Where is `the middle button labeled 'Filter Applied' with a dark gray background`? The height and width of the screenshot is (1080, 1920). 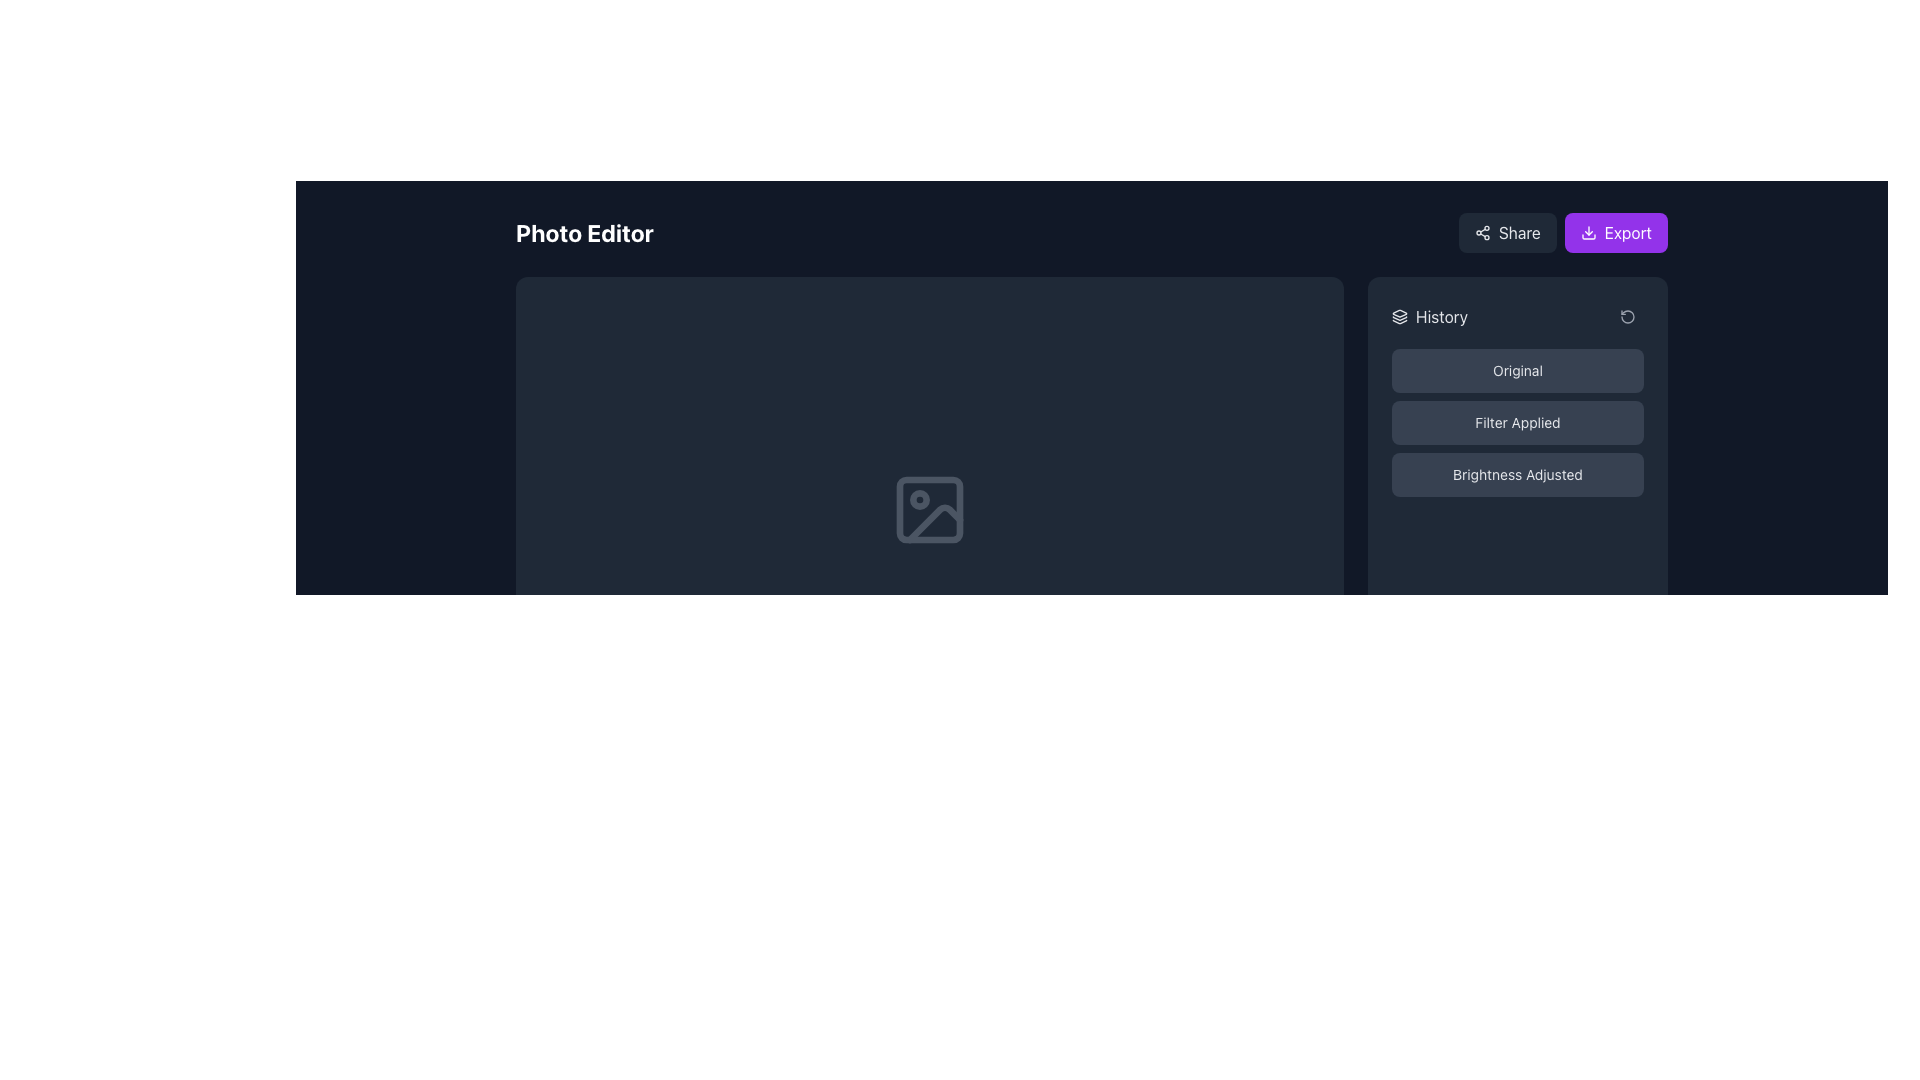
the middle button labeled 'Filter Applied' with a dark gray background is located at coordinates (1517, 422).